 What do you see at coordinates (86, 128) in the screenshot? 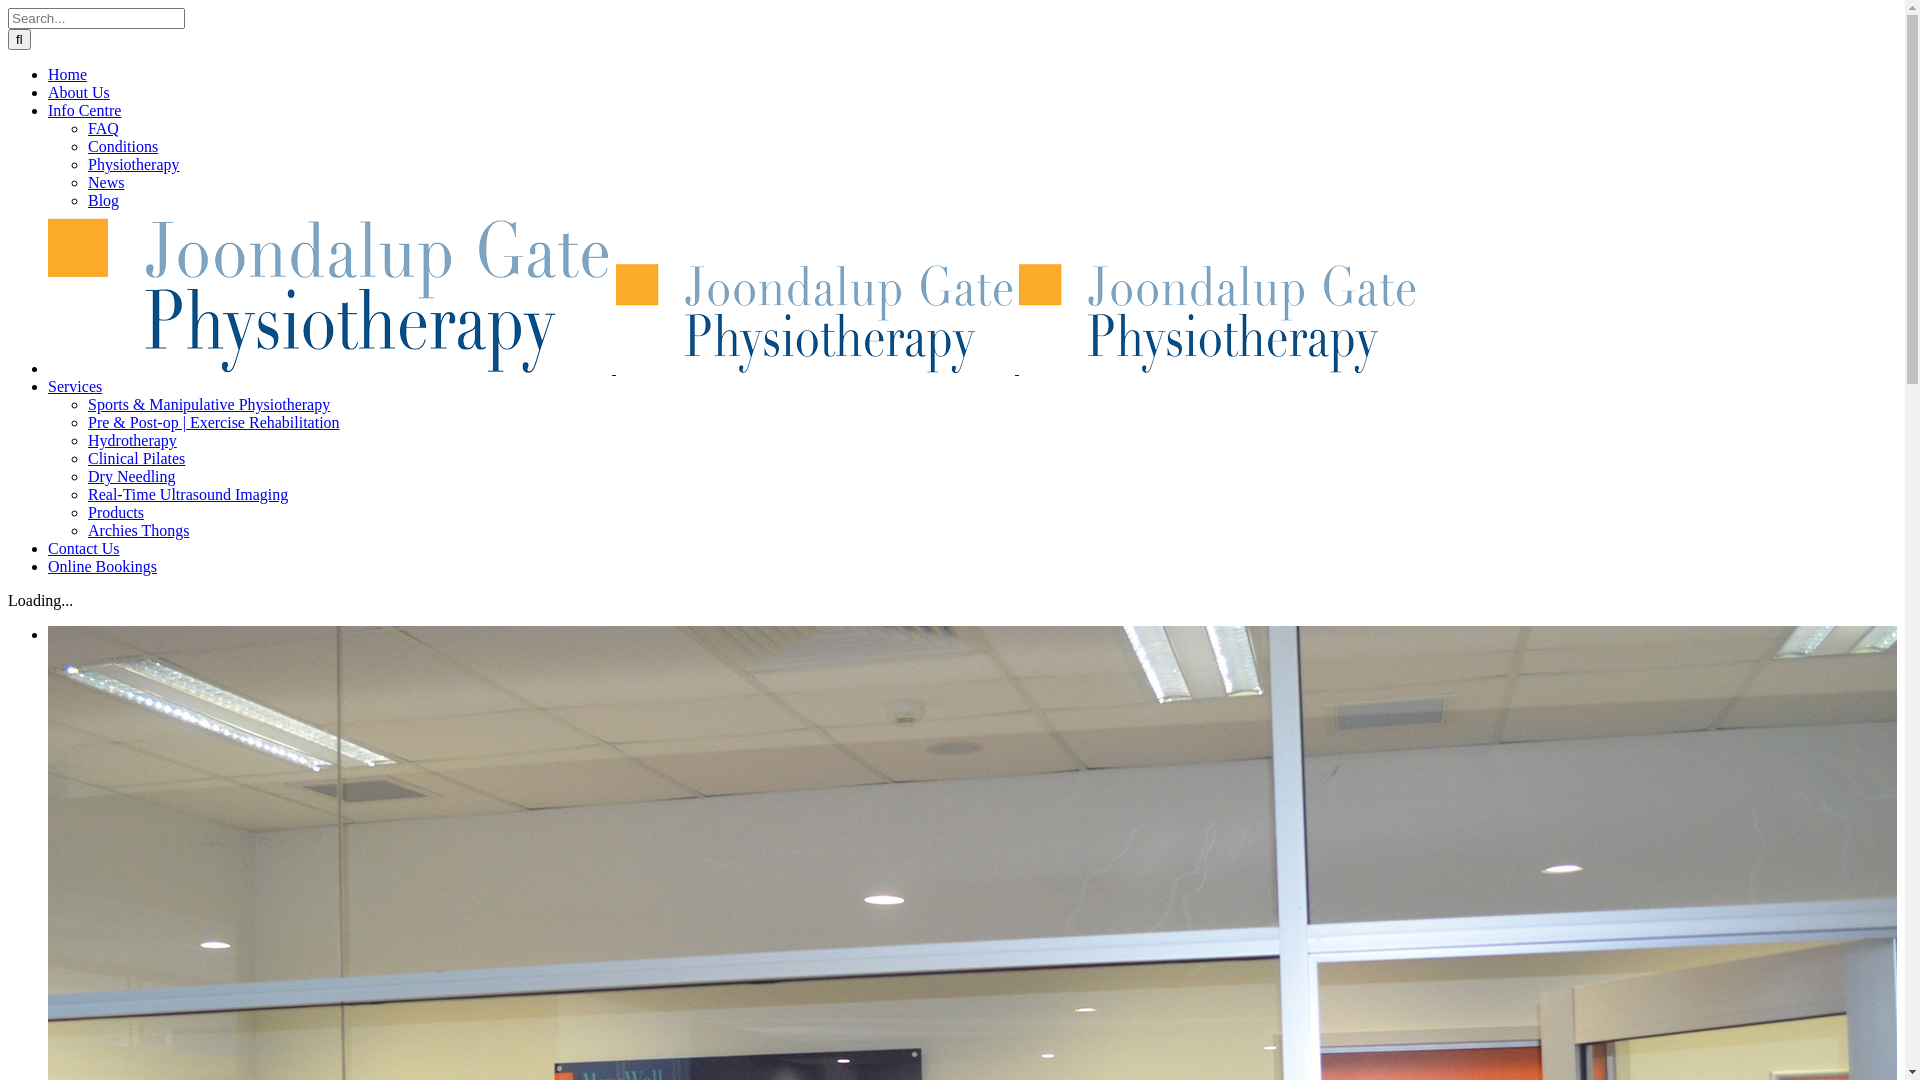
I see `'FAQ'` at bounding box center [86, 128].